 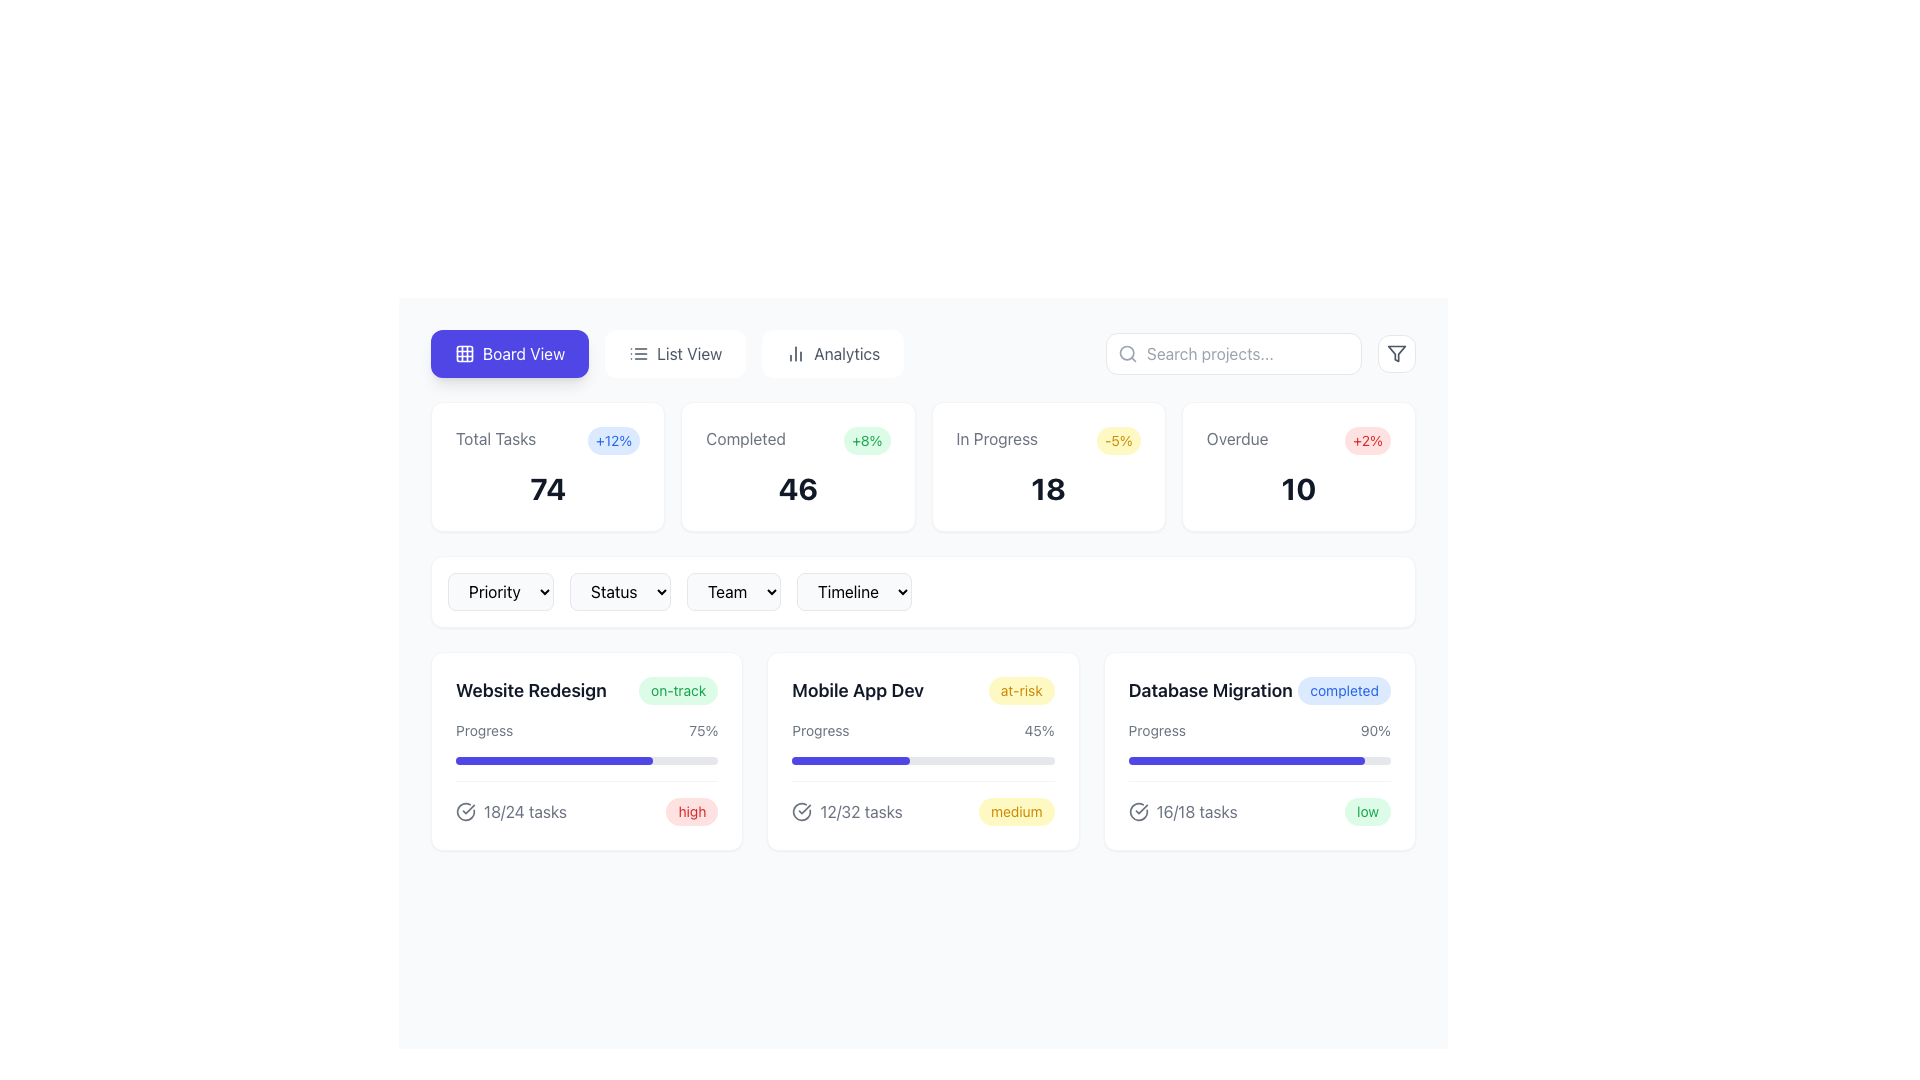 I want to click on the Text Label located to the left of the '75%' text in the 'Website Redesign' section, so click(x=484, y=731).